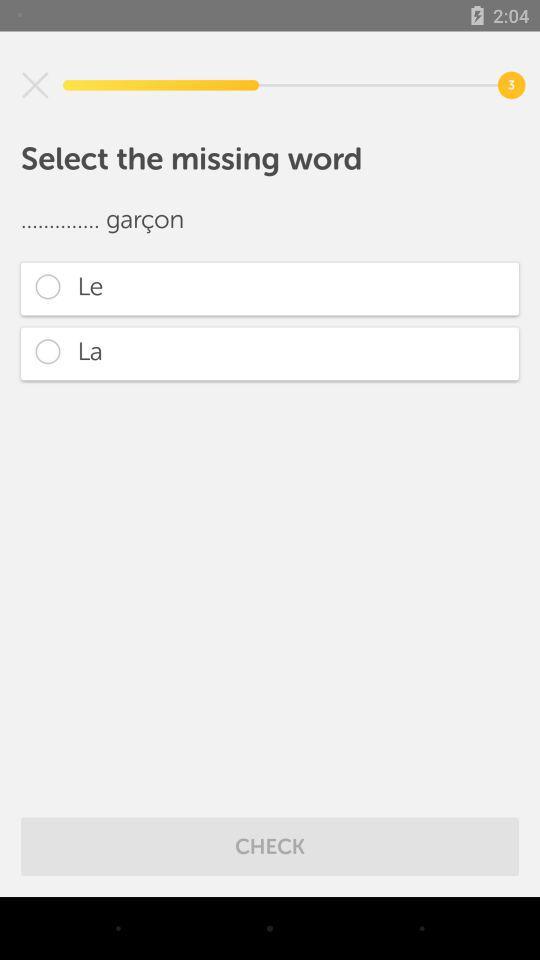 This screenshot has width=540, height=960. Describe the element at coordinates (270, 353) in the screenshot. I see `the la at the center` at that location.